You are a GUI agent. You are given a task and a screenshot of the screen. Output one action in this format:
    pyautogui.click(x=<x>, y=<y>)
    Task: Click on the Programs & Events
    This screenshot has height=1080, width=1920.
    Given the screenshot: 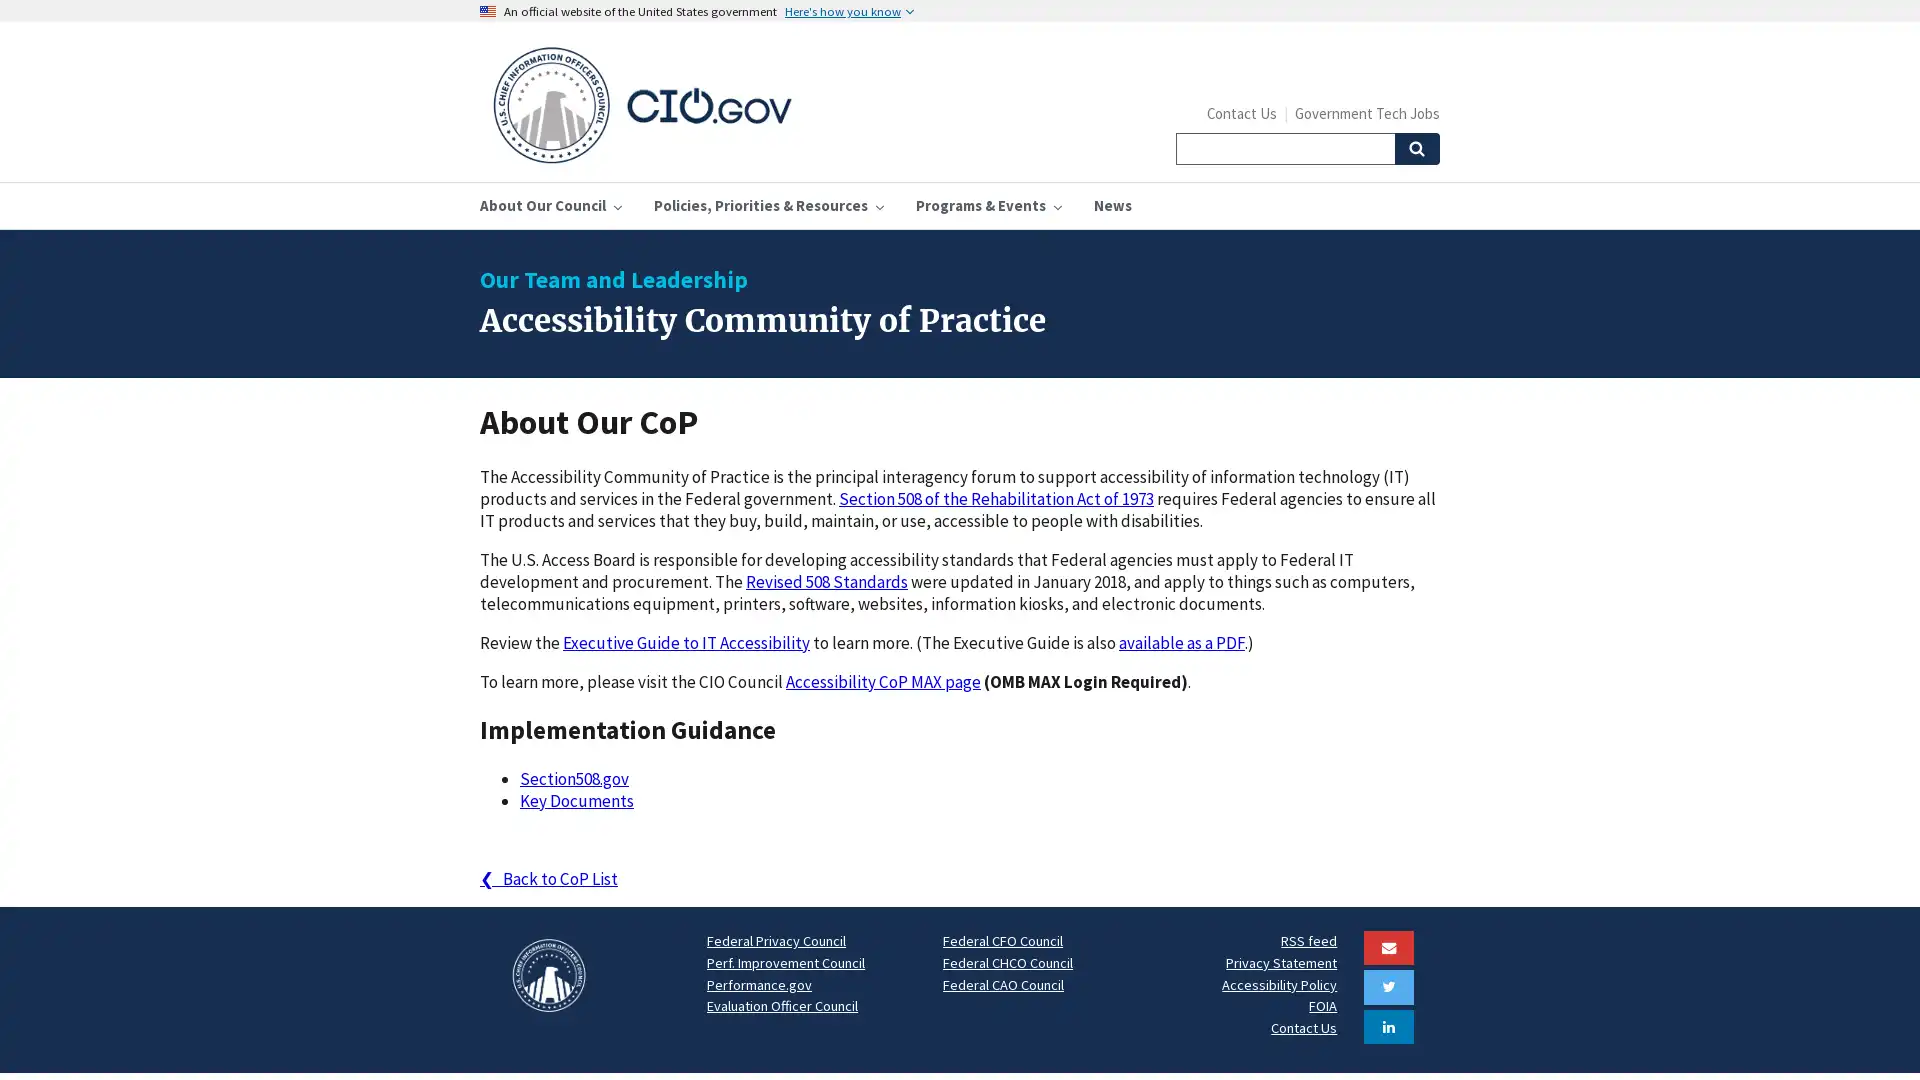 What is the action you would take?
    pyautogui.click(x=988, y=205)
    